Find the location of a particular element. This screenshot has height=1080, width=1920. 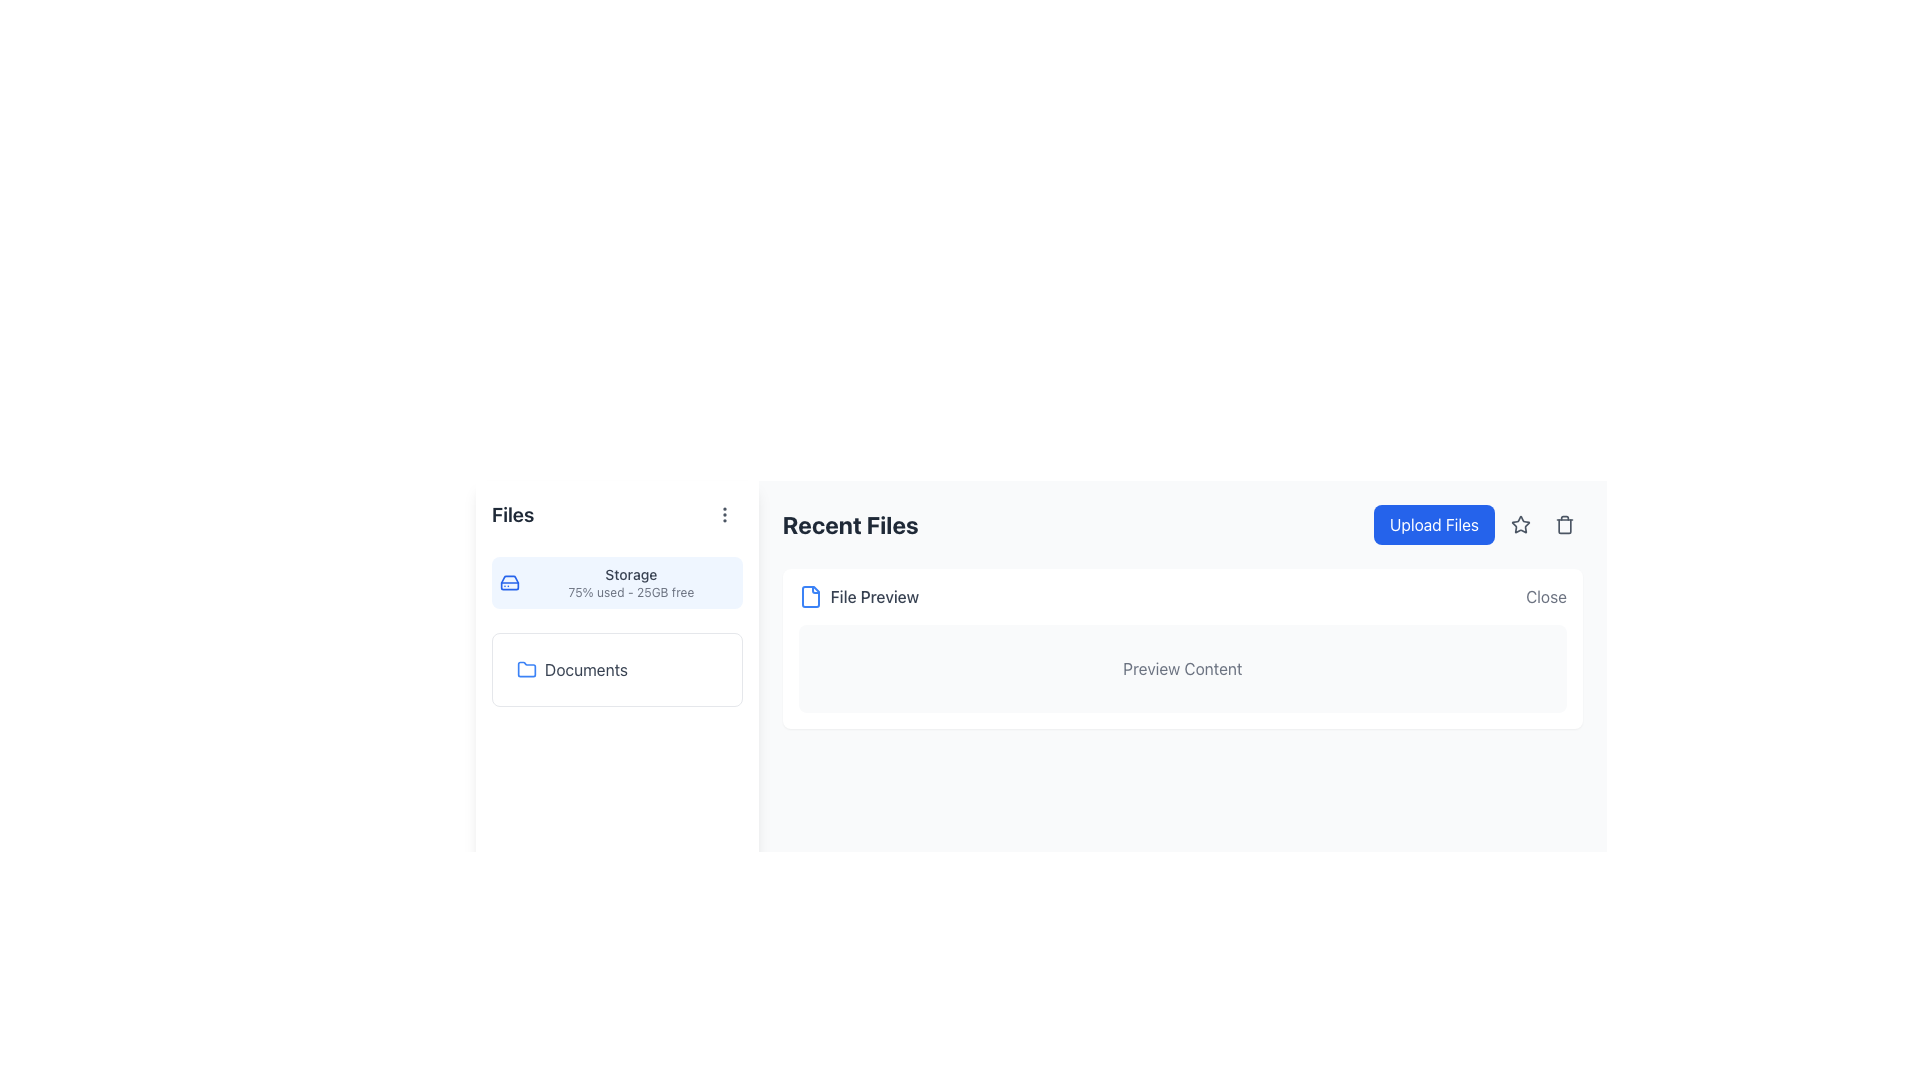

the blue button labeled 'Upload Files' is located at coordinates (1478, 523).